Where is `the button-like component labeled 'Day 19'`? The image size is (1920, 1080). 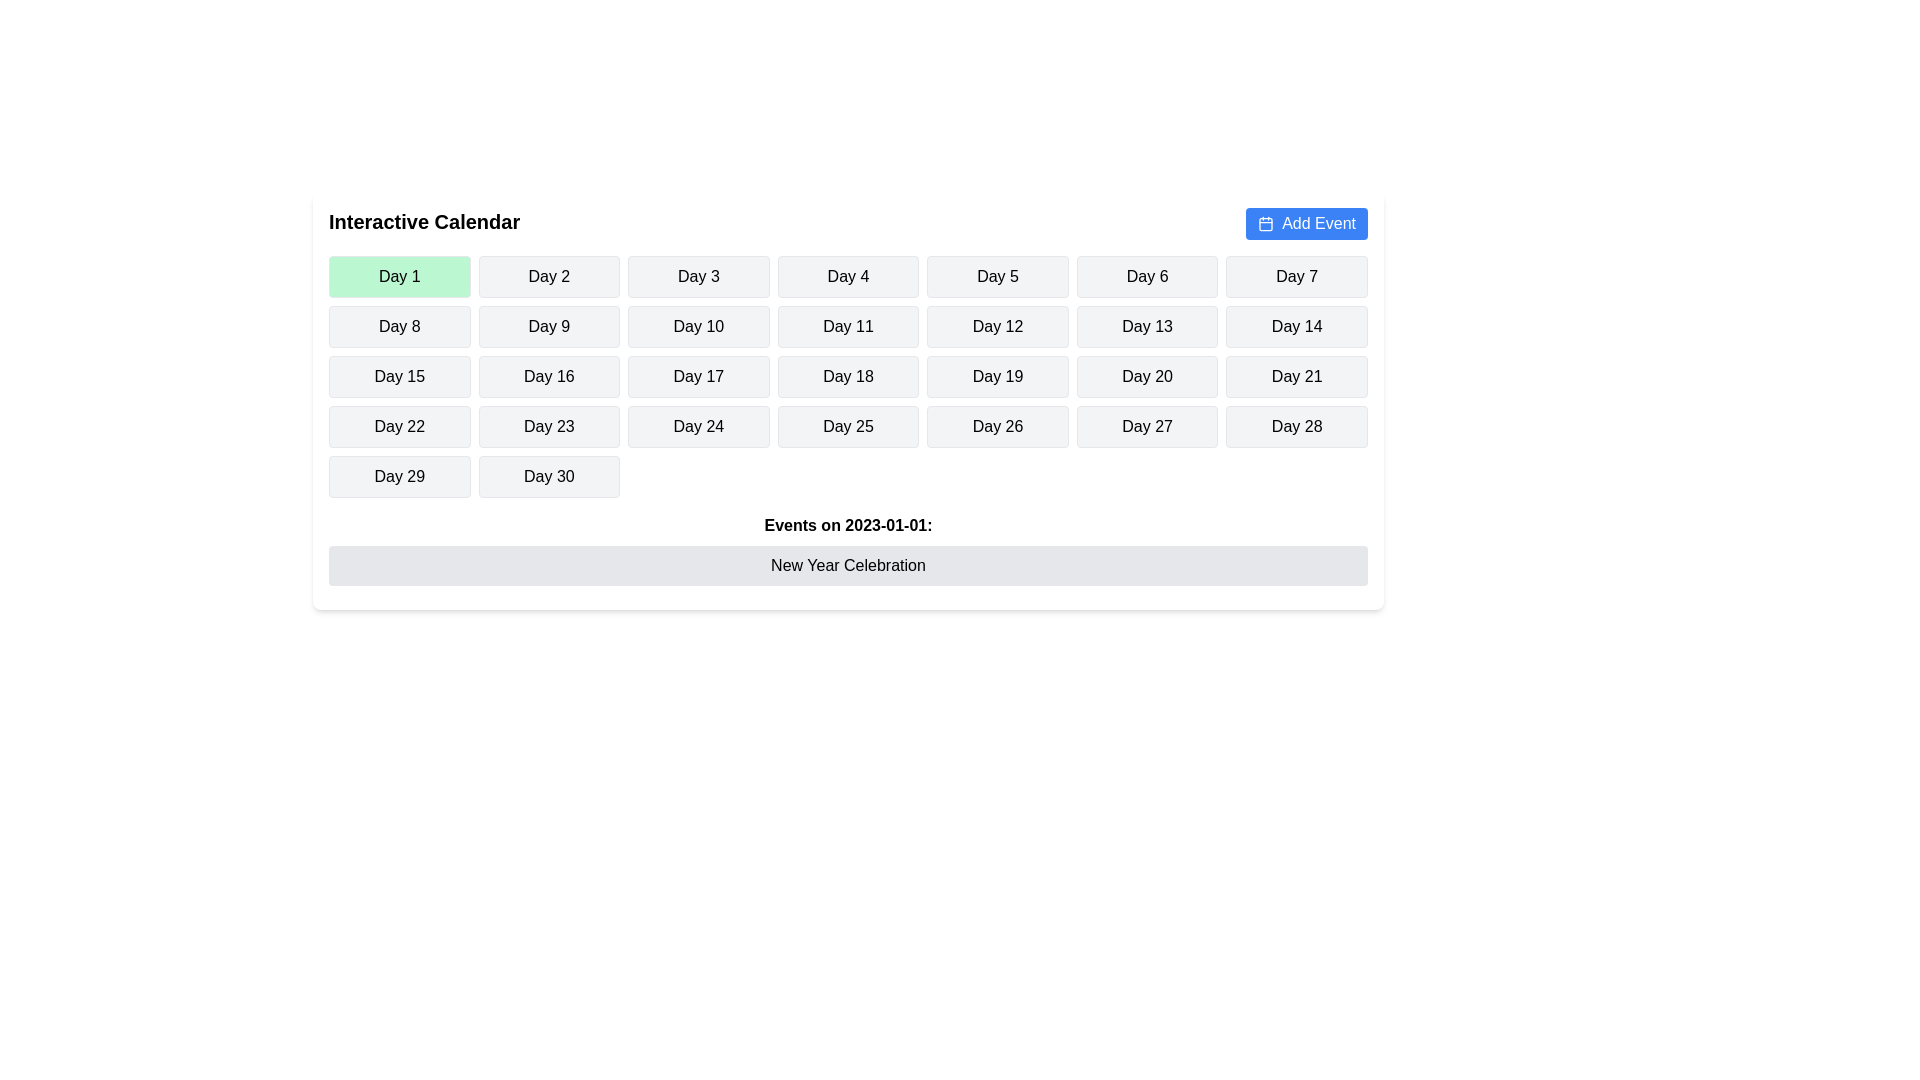
the button-like component labeled 'Day 19' is located at coordinates (998, 377).